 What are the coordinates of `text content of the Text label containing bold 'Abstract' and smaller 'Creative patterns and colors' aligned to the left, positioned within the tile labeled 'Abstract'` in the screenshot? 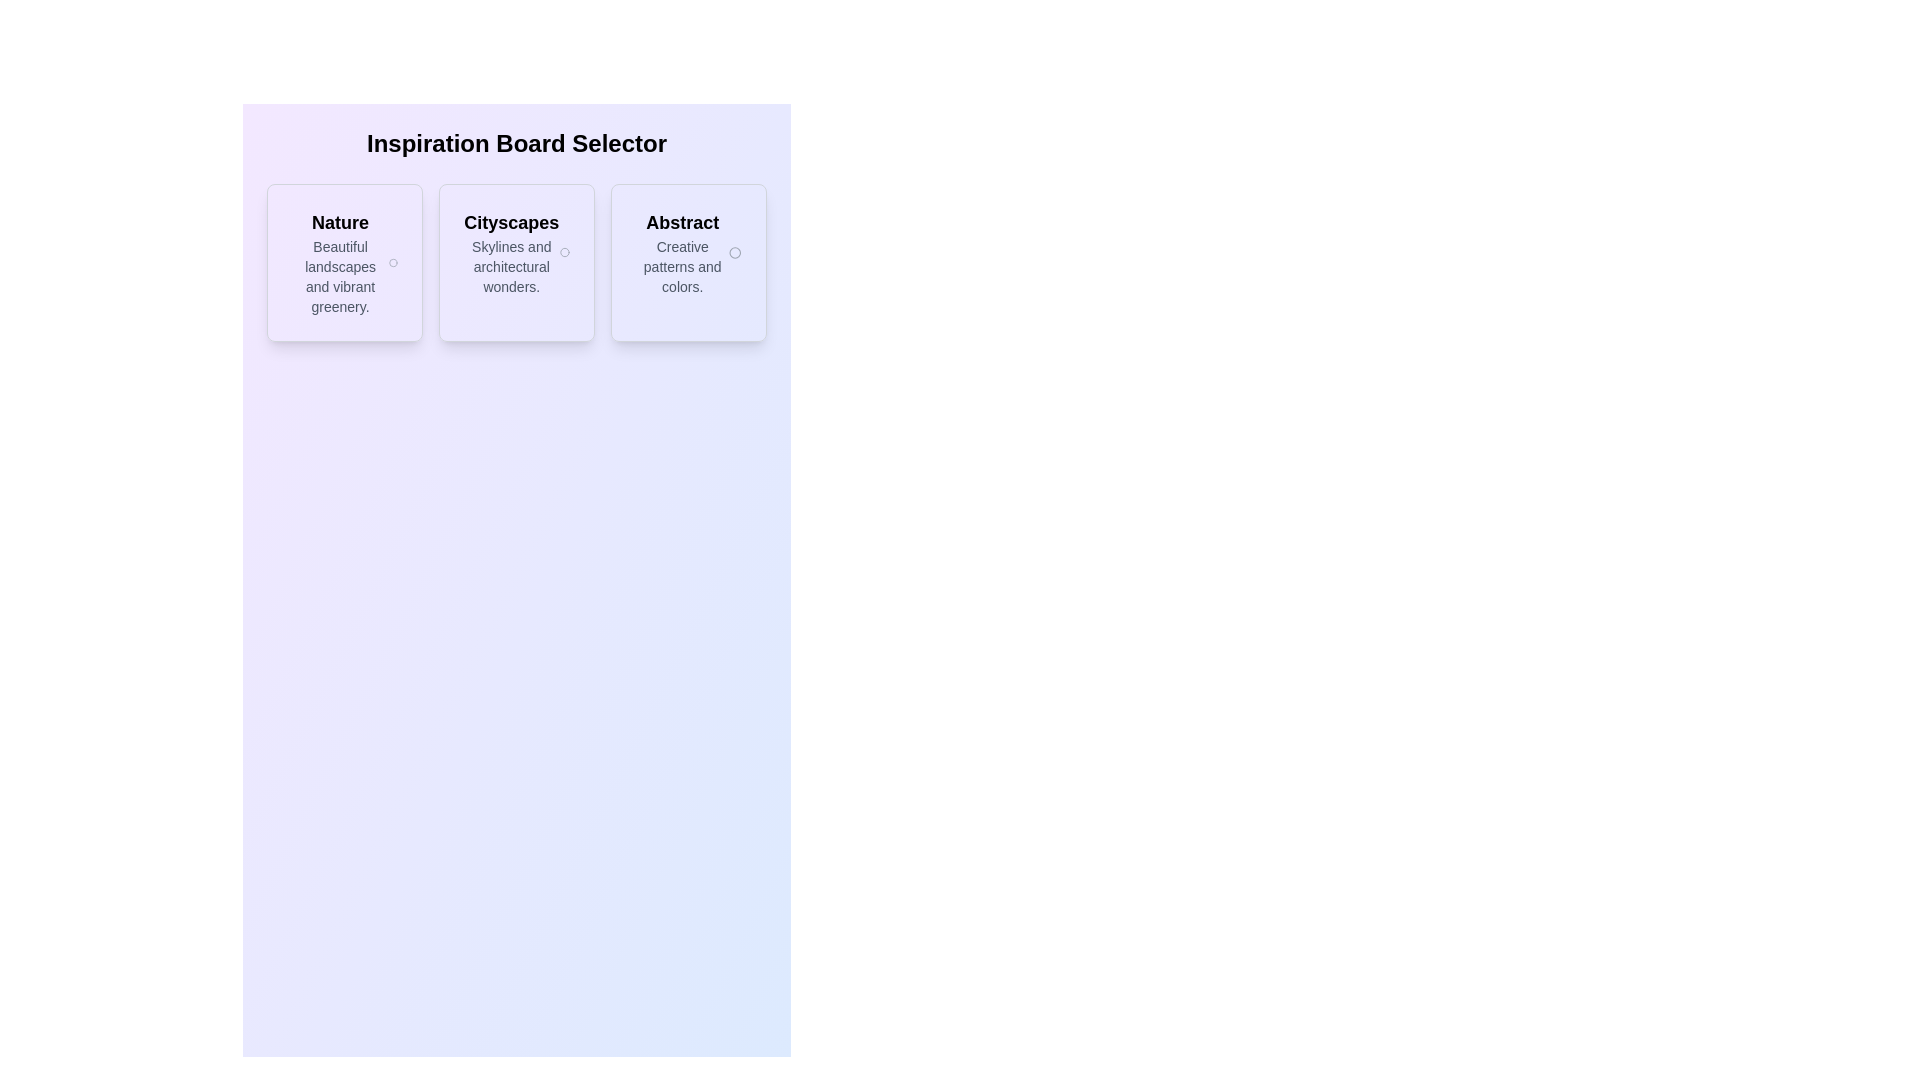 It's located at (689, 252).